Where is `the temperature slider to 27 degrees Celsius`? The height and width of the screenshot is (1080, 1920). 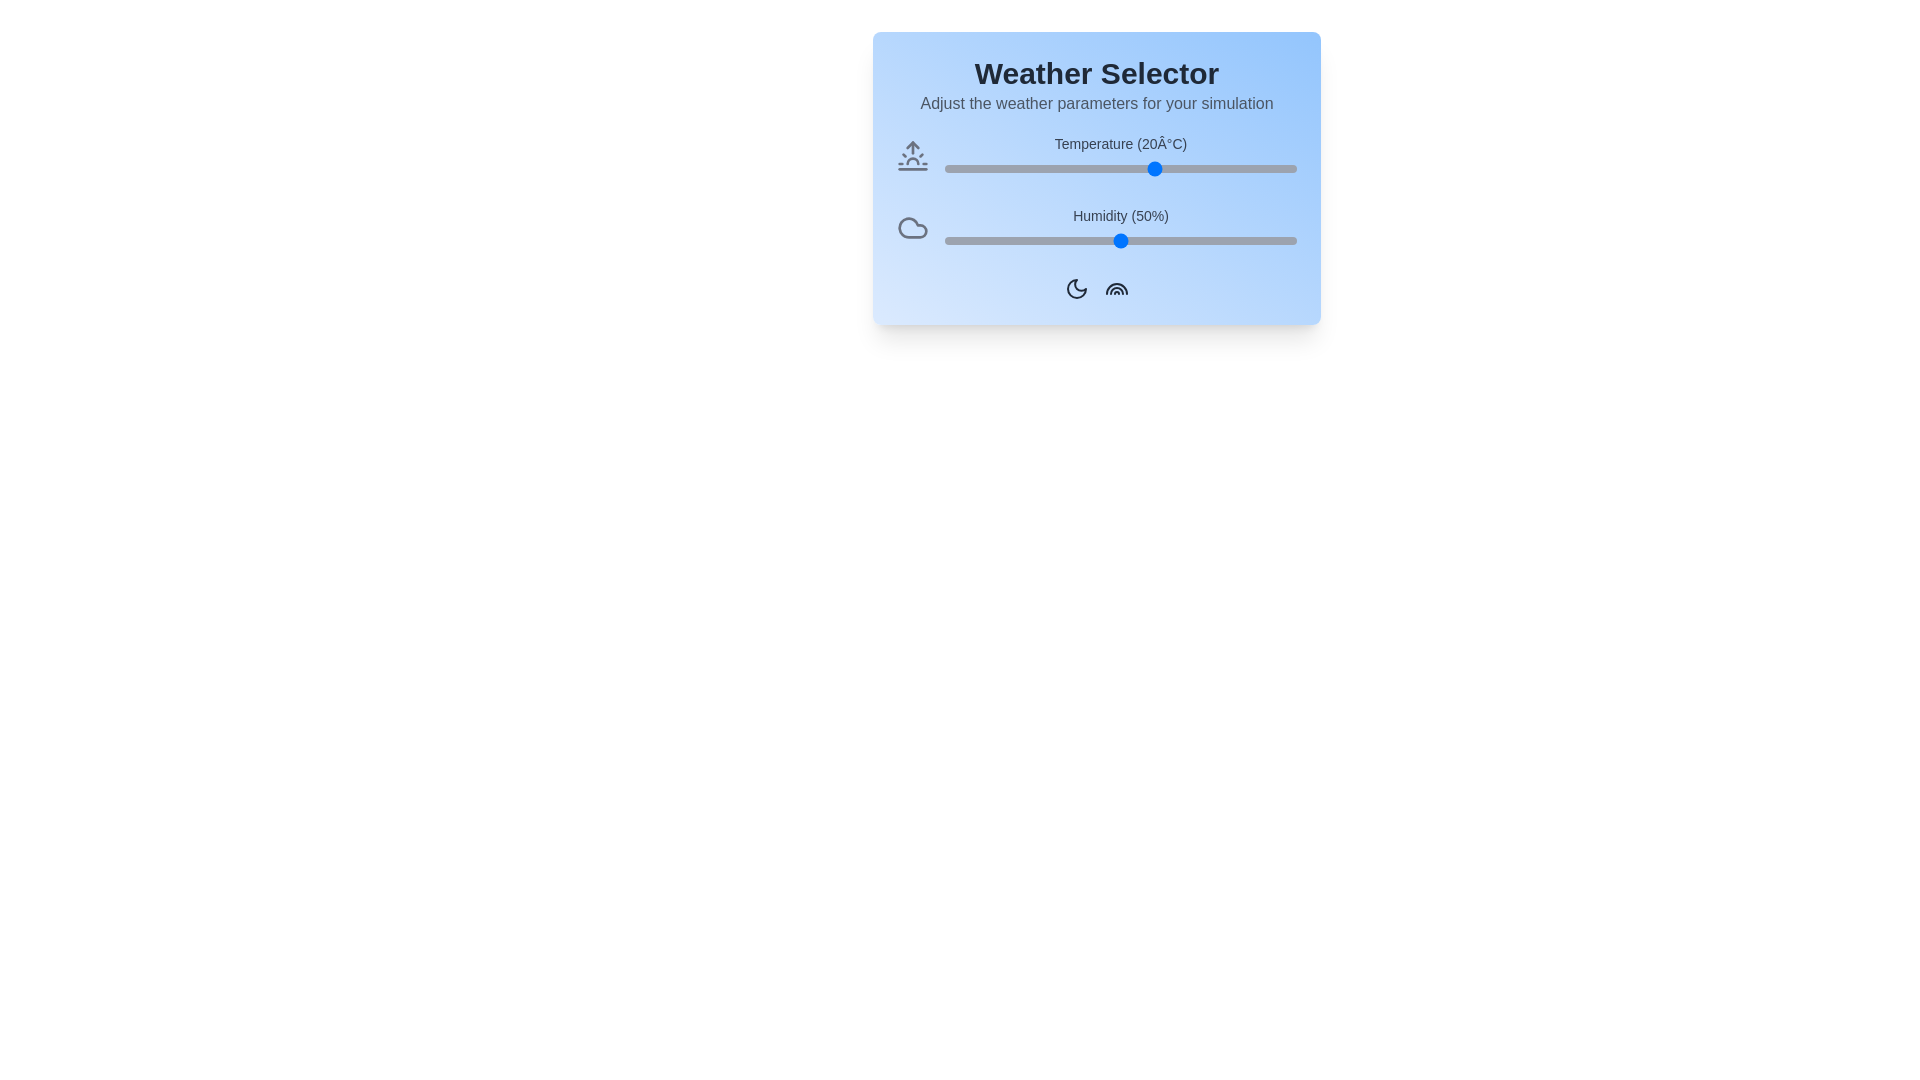
the temperature slider to 27 degrees Celsius is located at coordinates (1204, 168).